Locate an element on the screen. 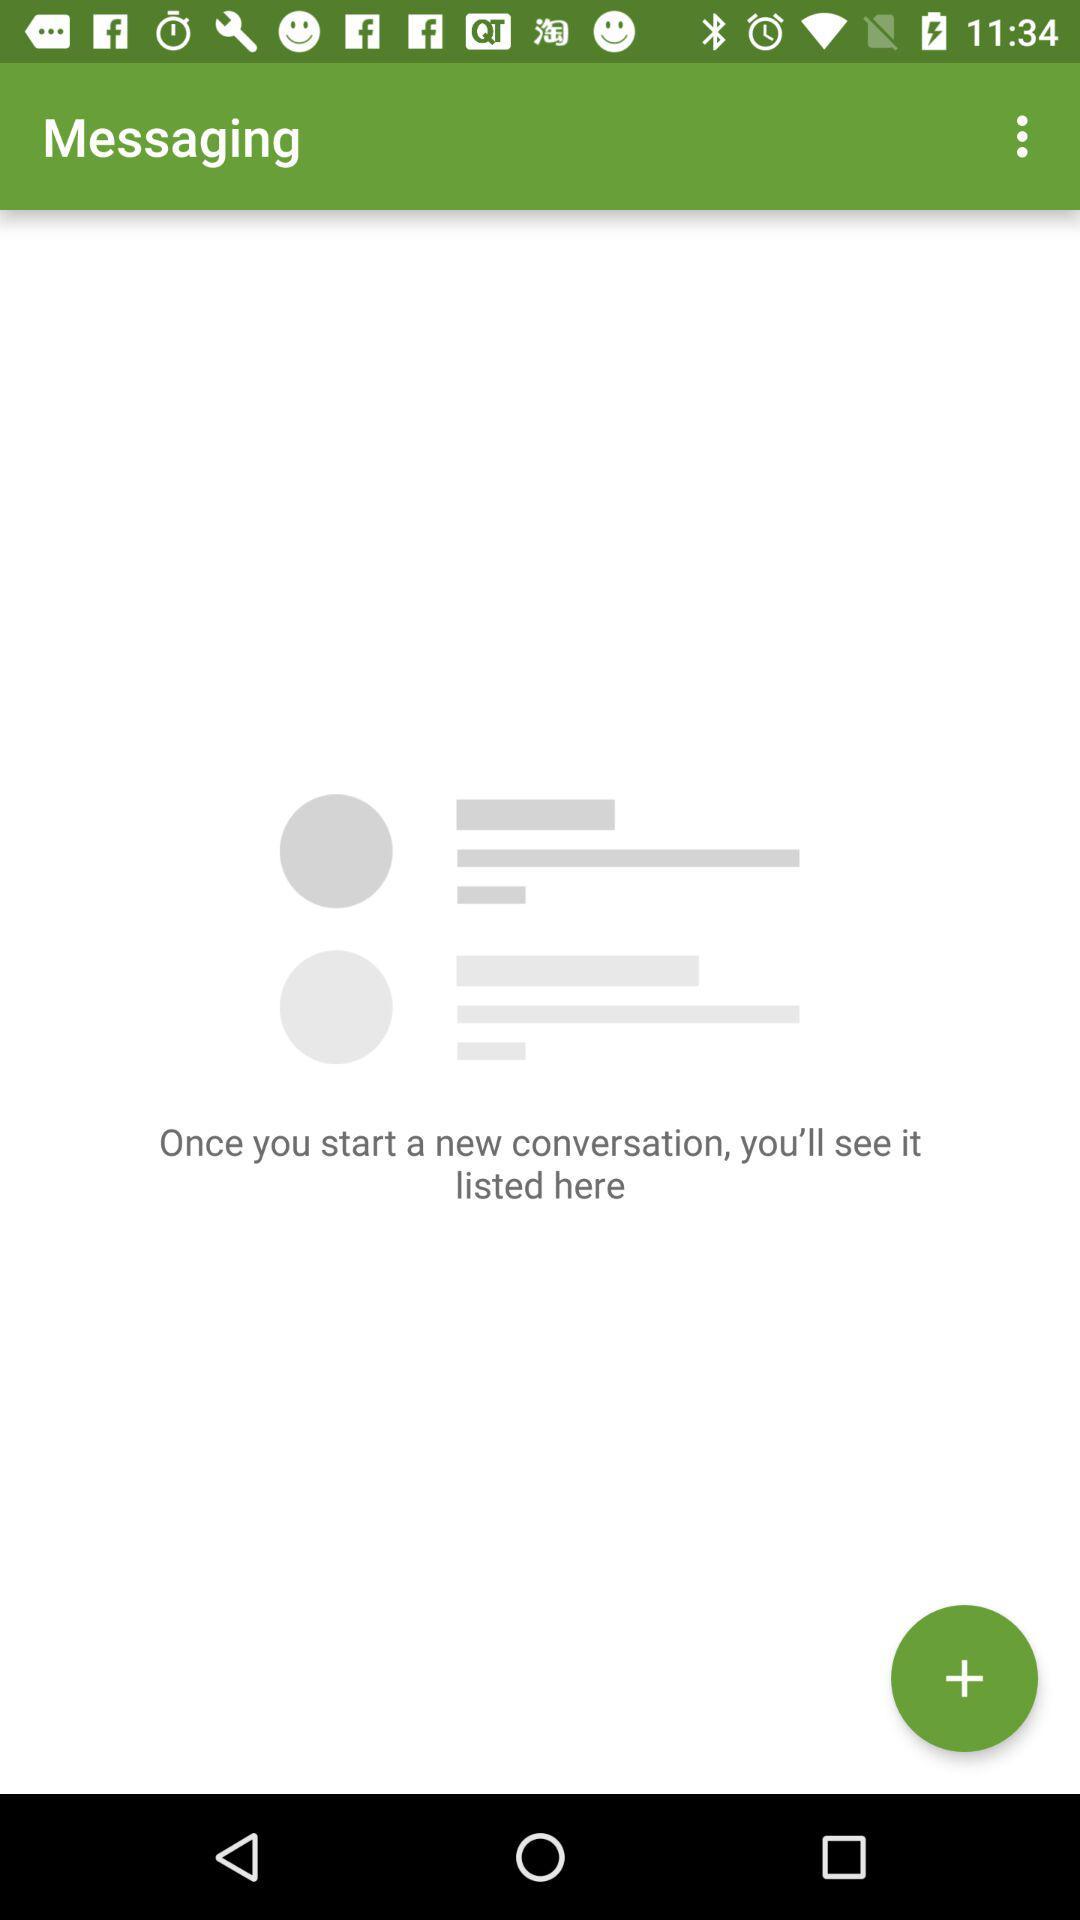 Image resolution: width=1080 pixels, height=1920 pixels. the app to the right of messaging app is located at coordinates (1027, 135).